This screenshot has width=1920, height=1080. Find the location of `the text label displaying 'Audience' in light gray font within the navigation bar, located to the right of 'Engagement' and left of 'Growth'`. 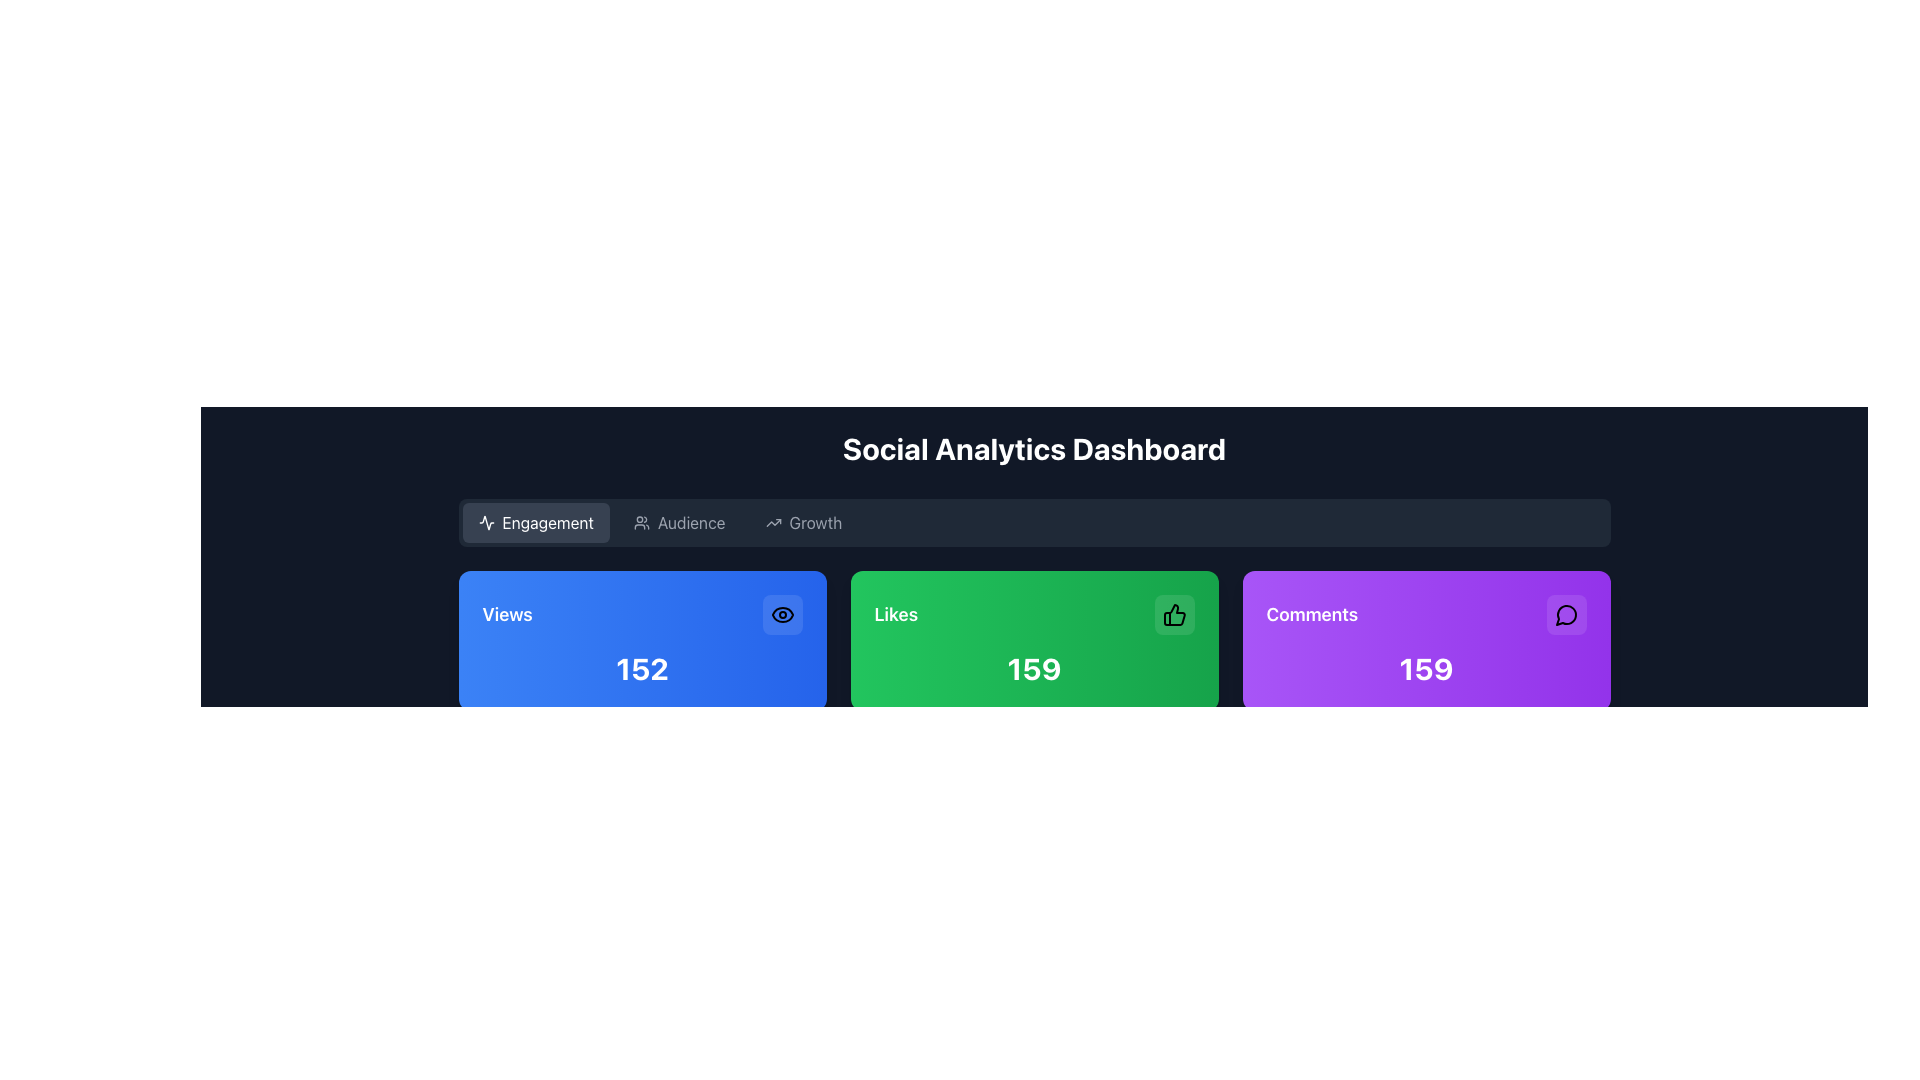

the text label displaying 'Audience' in light gray font within the navigation bar, located to the right of 'Engagement' and left of 'Growth' is located at coordinates (691, 522).